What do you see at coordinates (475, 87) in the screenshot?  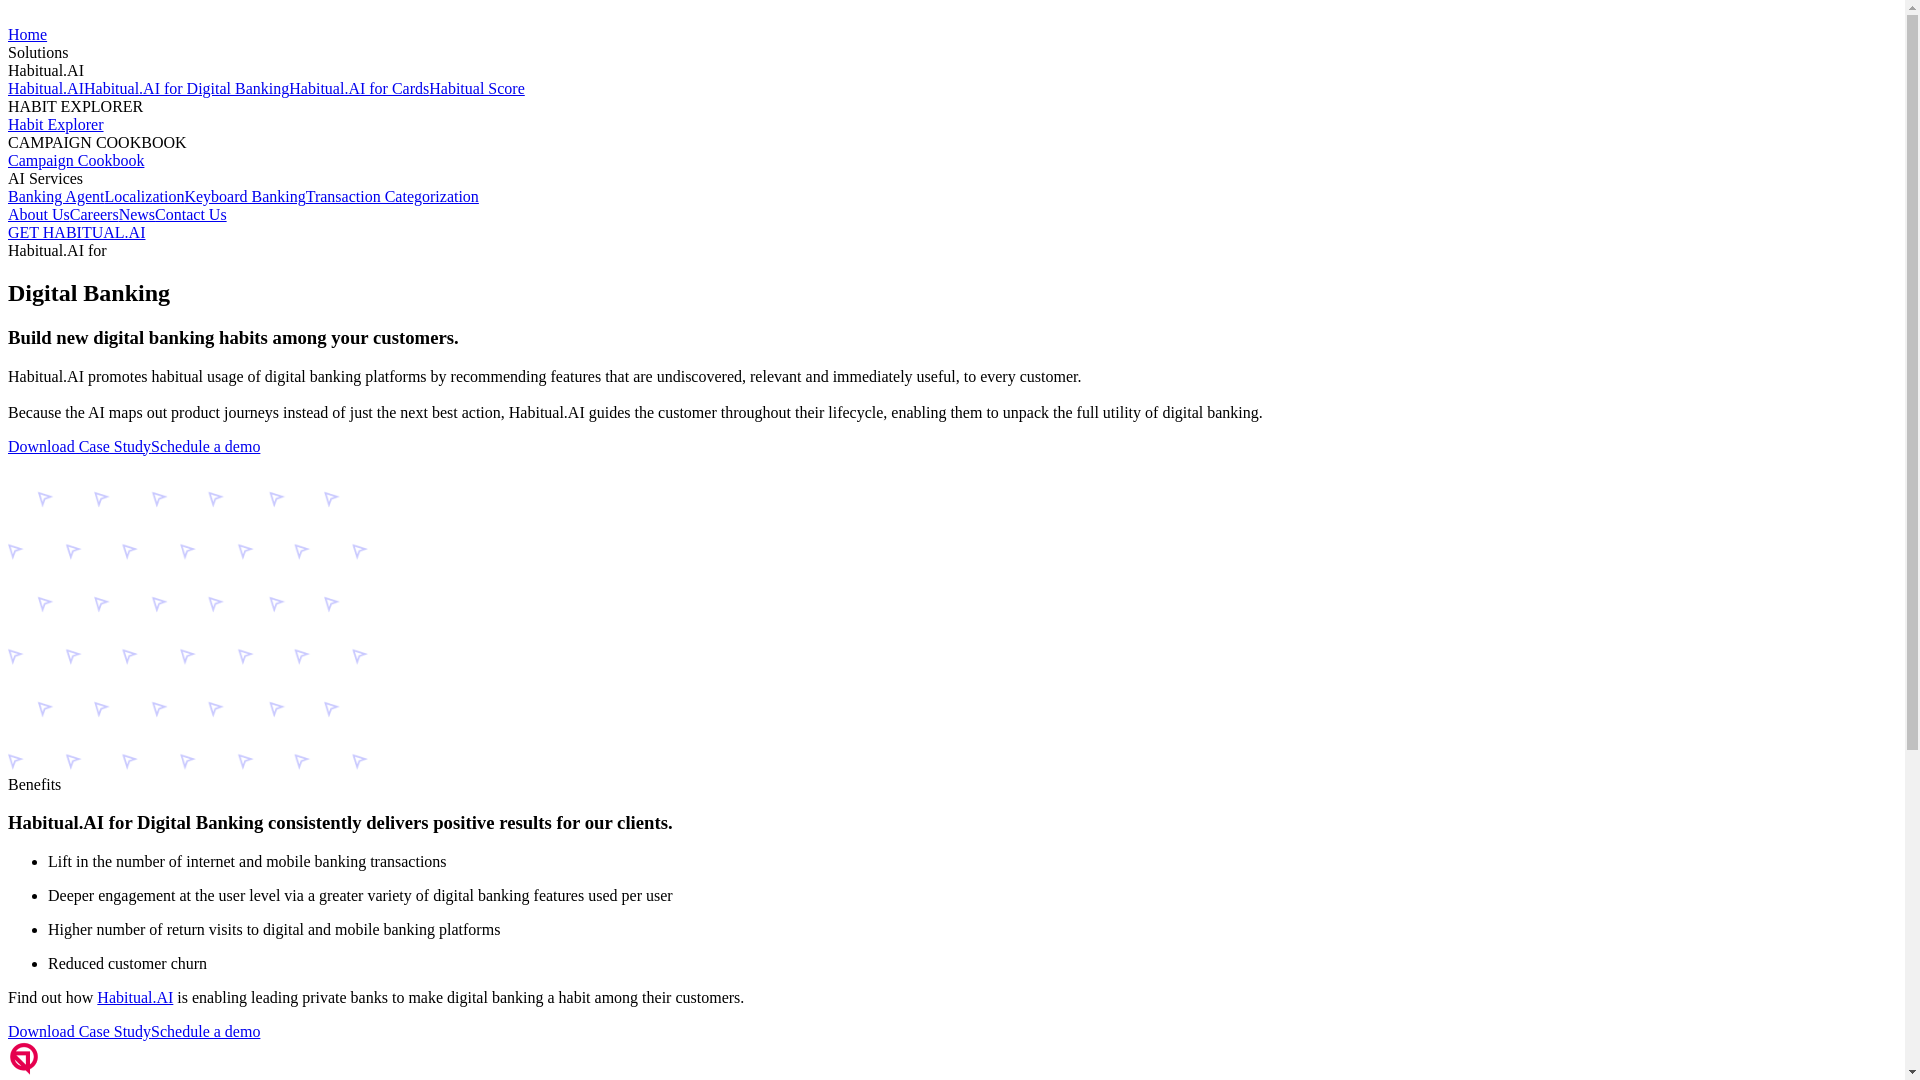 I see `'Habitual Score'` at bounding box center [475, 87].